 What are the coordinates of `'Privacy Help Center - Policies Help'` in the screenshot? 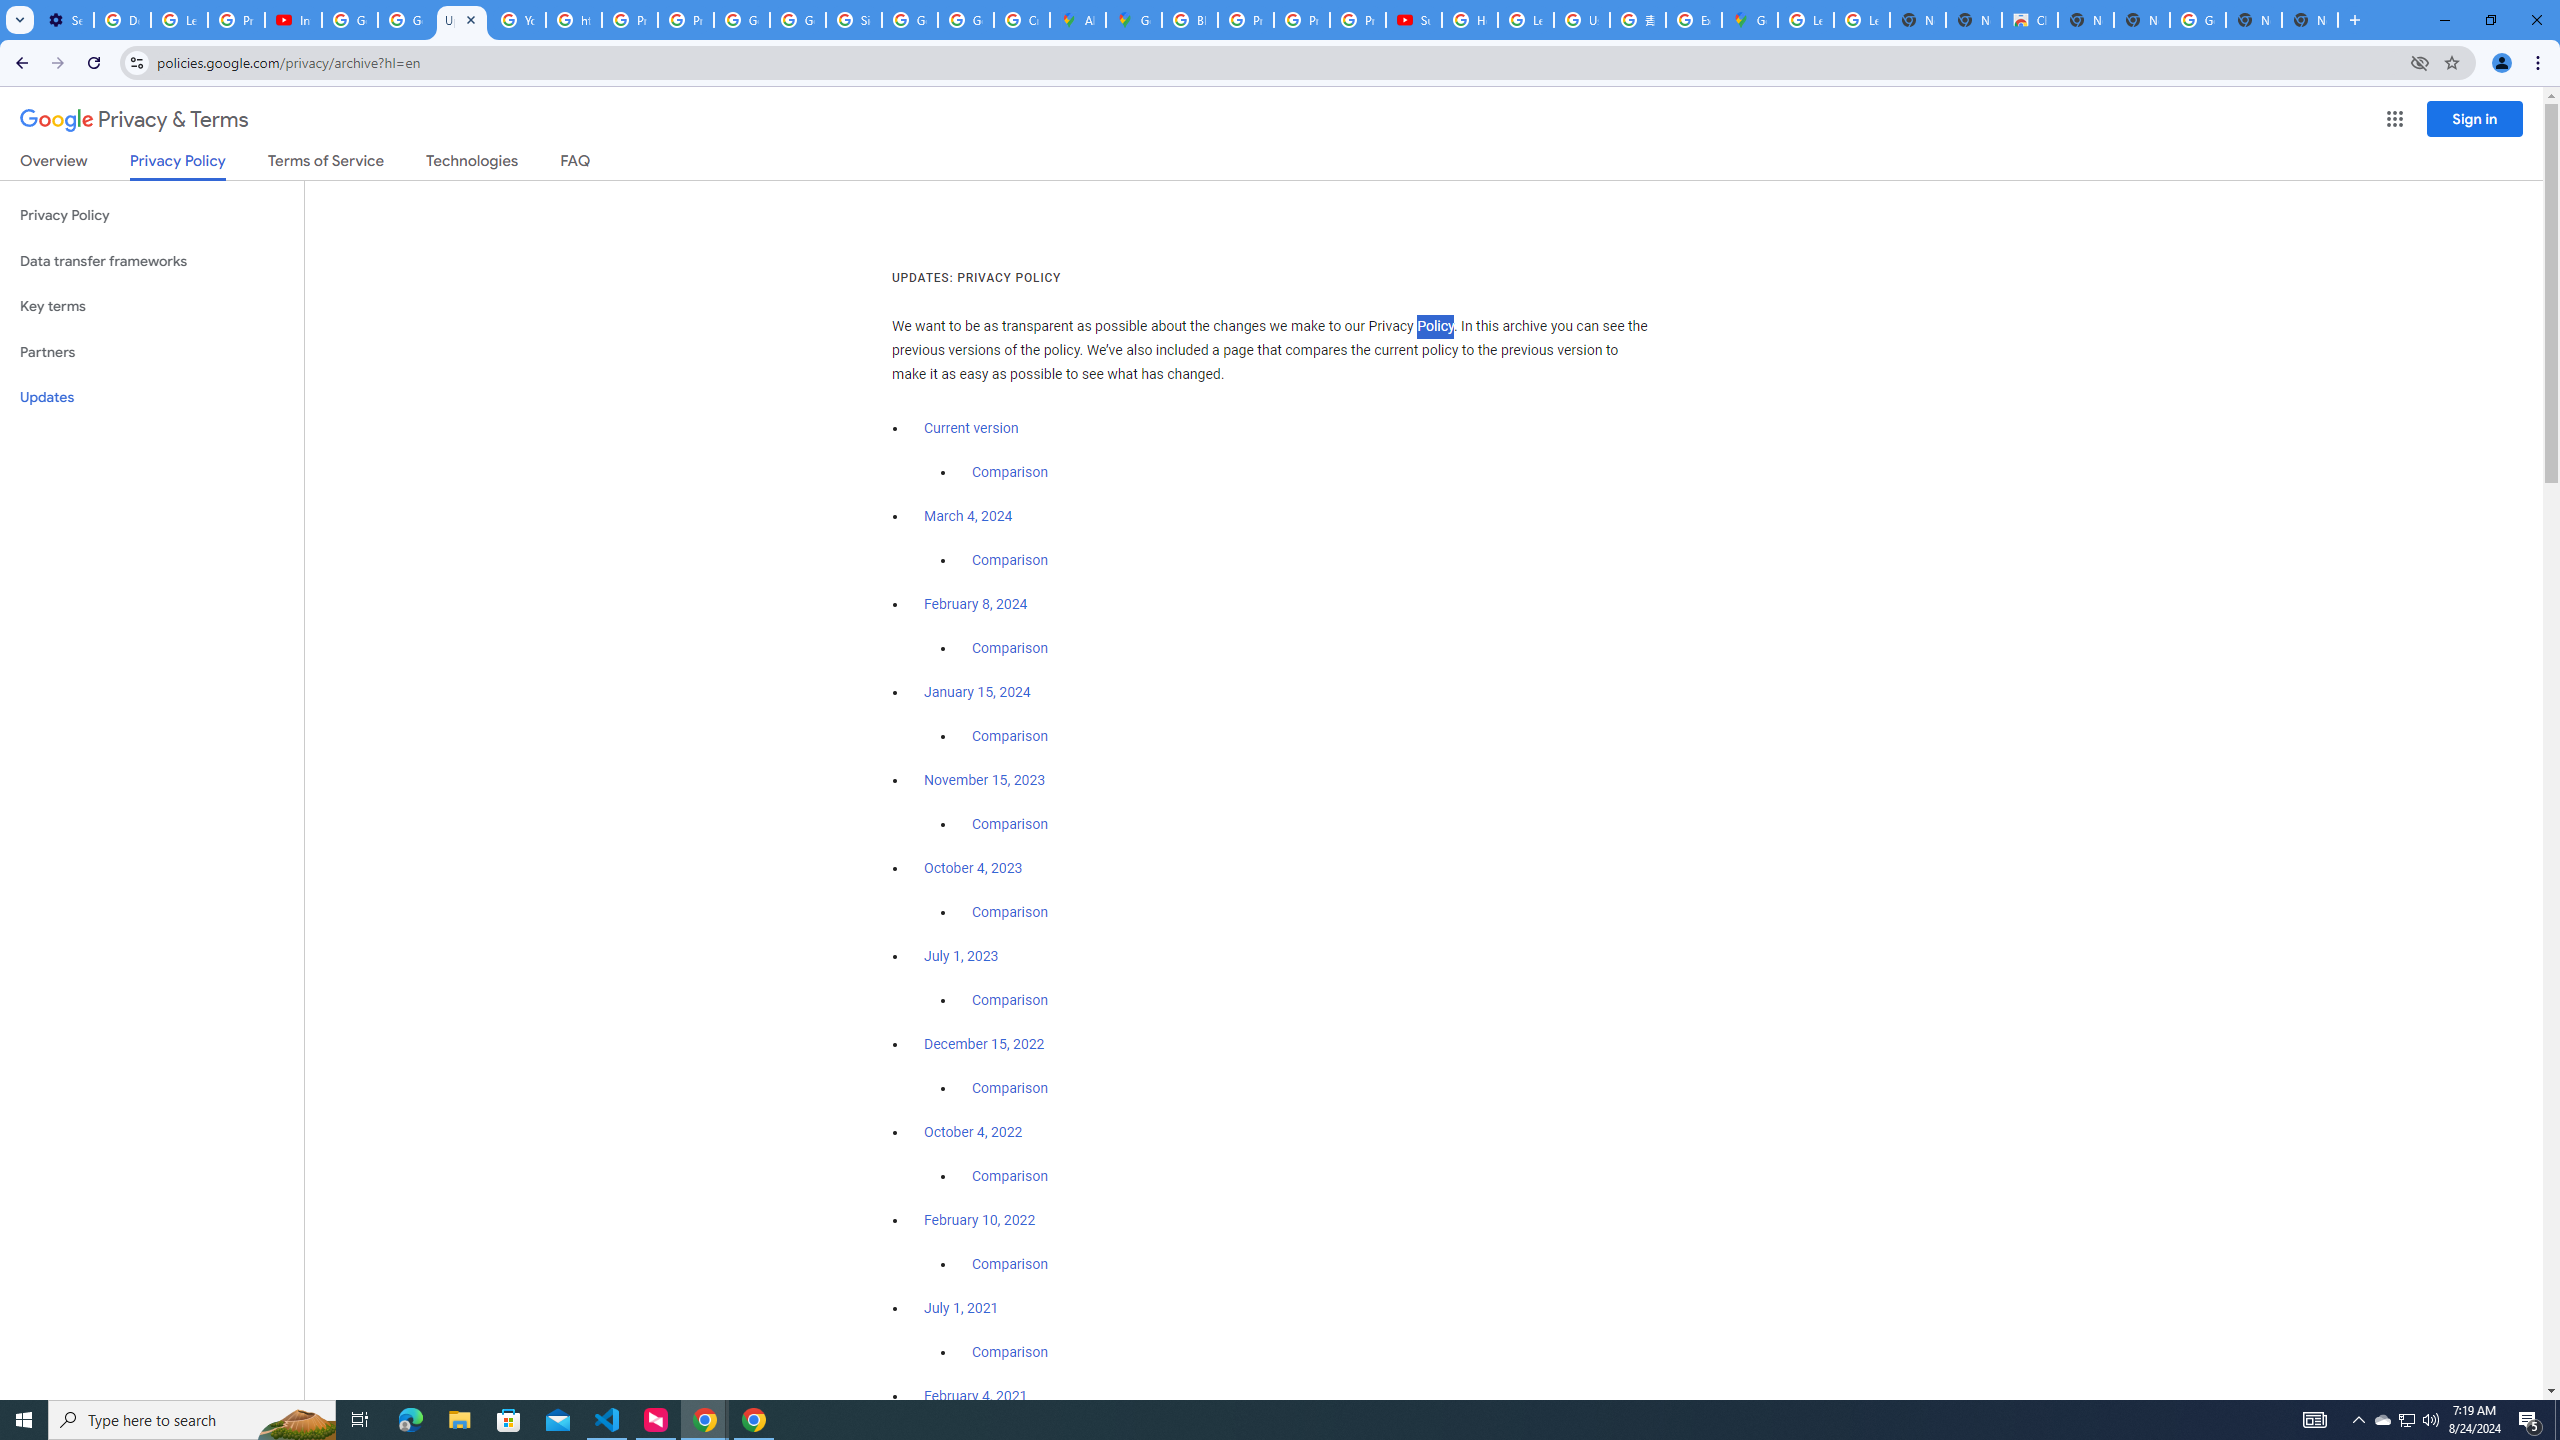 It's located at (1300, 19).